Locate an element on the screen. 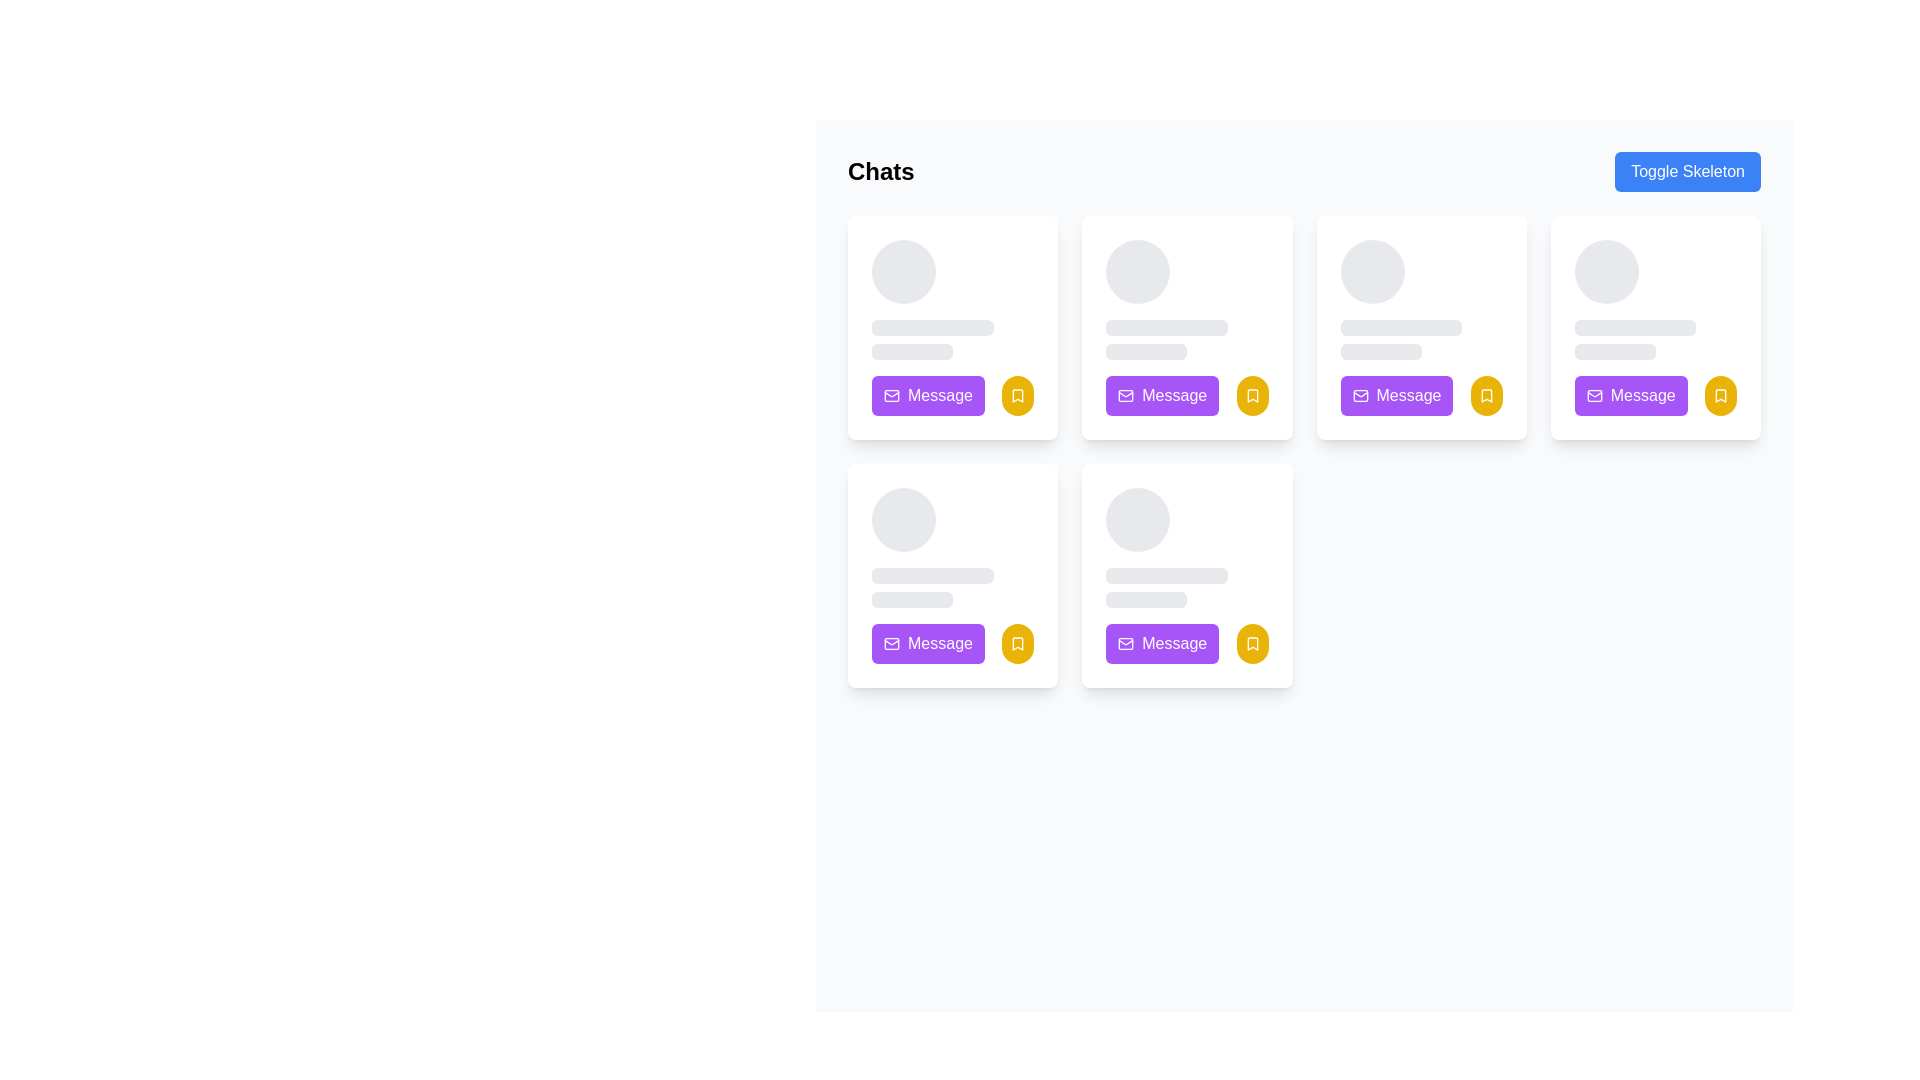  the mail icon, which has a minimalistic design featuring a rectangular envelope outline and a purple background, located to the left of the 'Message' text label in the bottom-left card of a 2x3 grid layout is located at coordinates (891, 644).